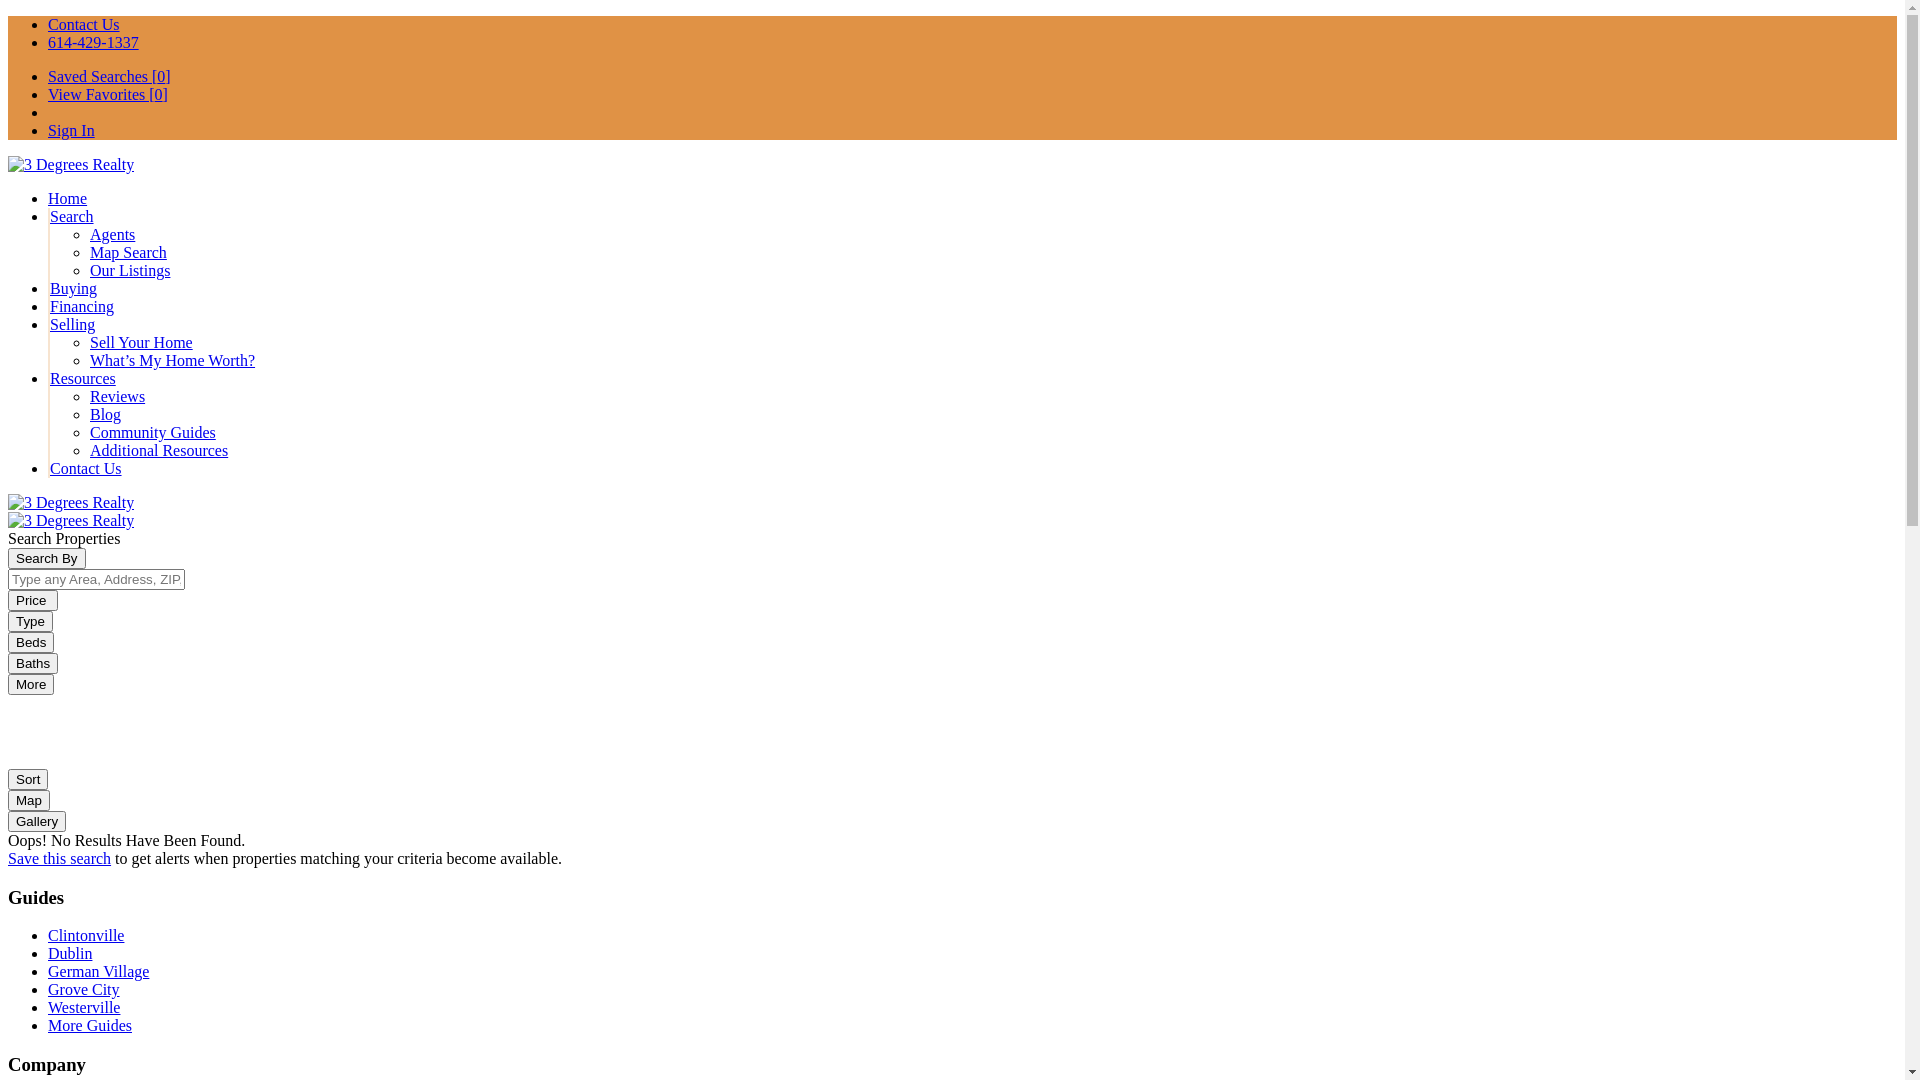 This screenshot has height=1080, width=1920. Describe the element at coordinates (128, 270) in the screenshot. I see `'Our Listings'` at that location.